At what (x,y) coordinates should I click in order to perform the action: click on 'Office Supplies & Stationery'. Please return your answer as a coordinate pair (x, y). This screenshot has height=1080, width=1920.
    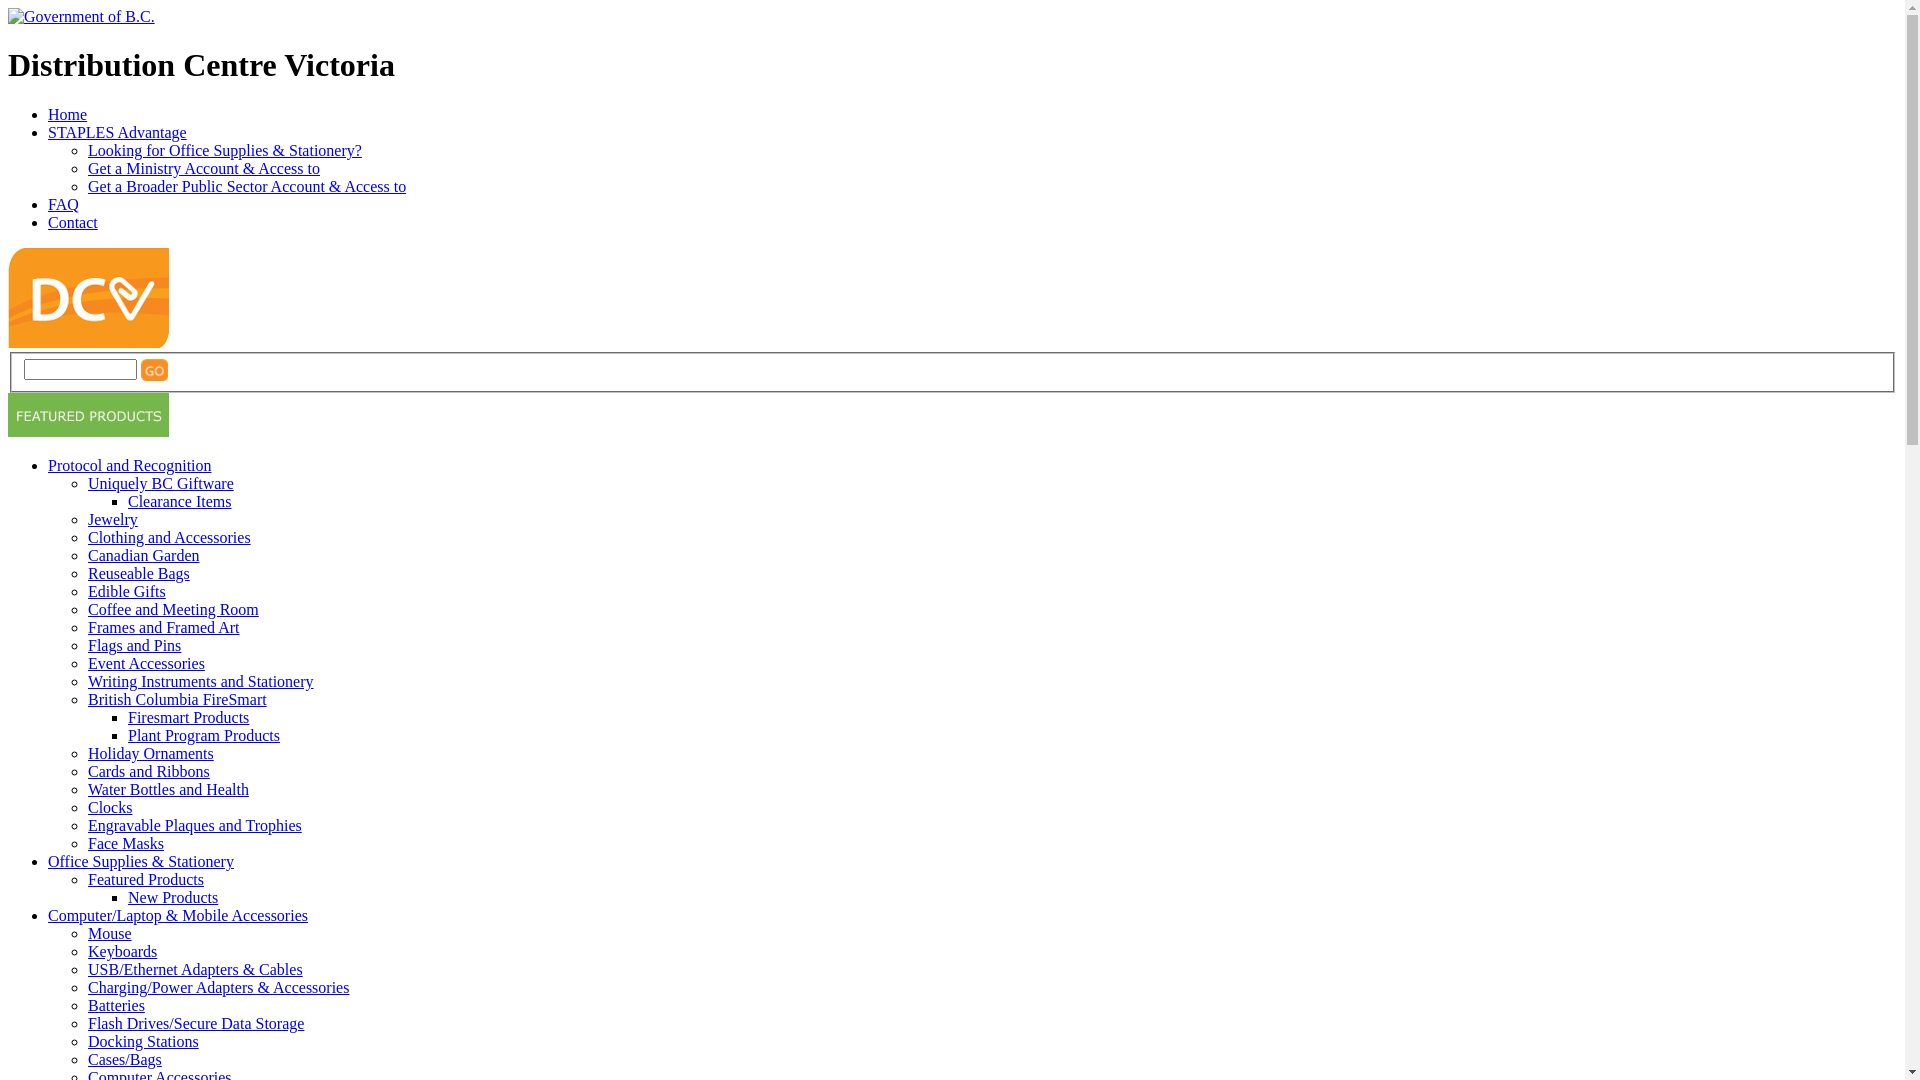
    Looking at the image, I should click on (139, 860).